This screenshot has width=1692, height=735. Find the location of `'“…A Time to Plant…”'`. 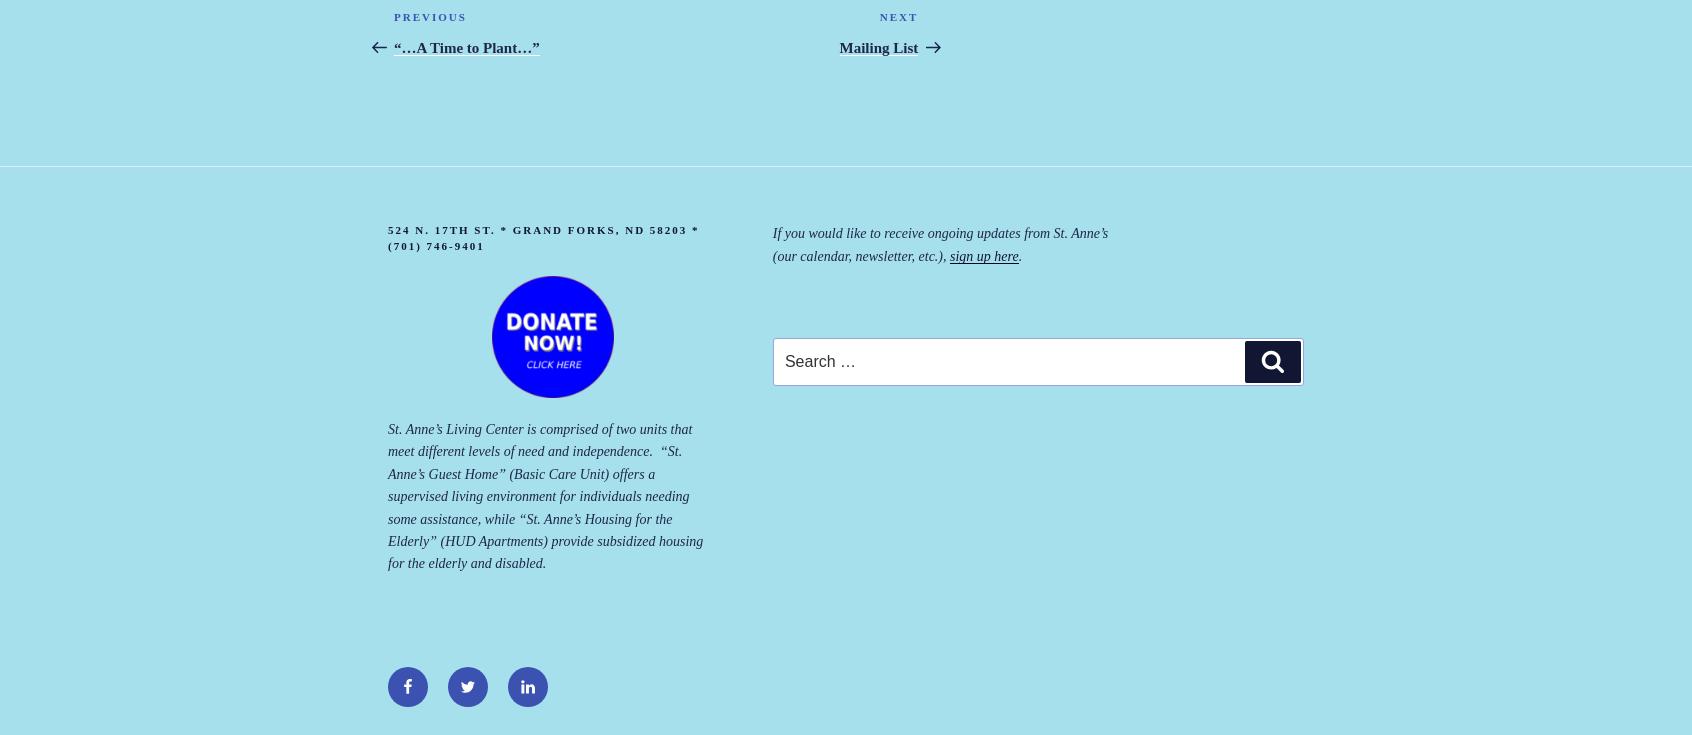

'“…A Time to Plant…”' is located at coordinates (465, 46).